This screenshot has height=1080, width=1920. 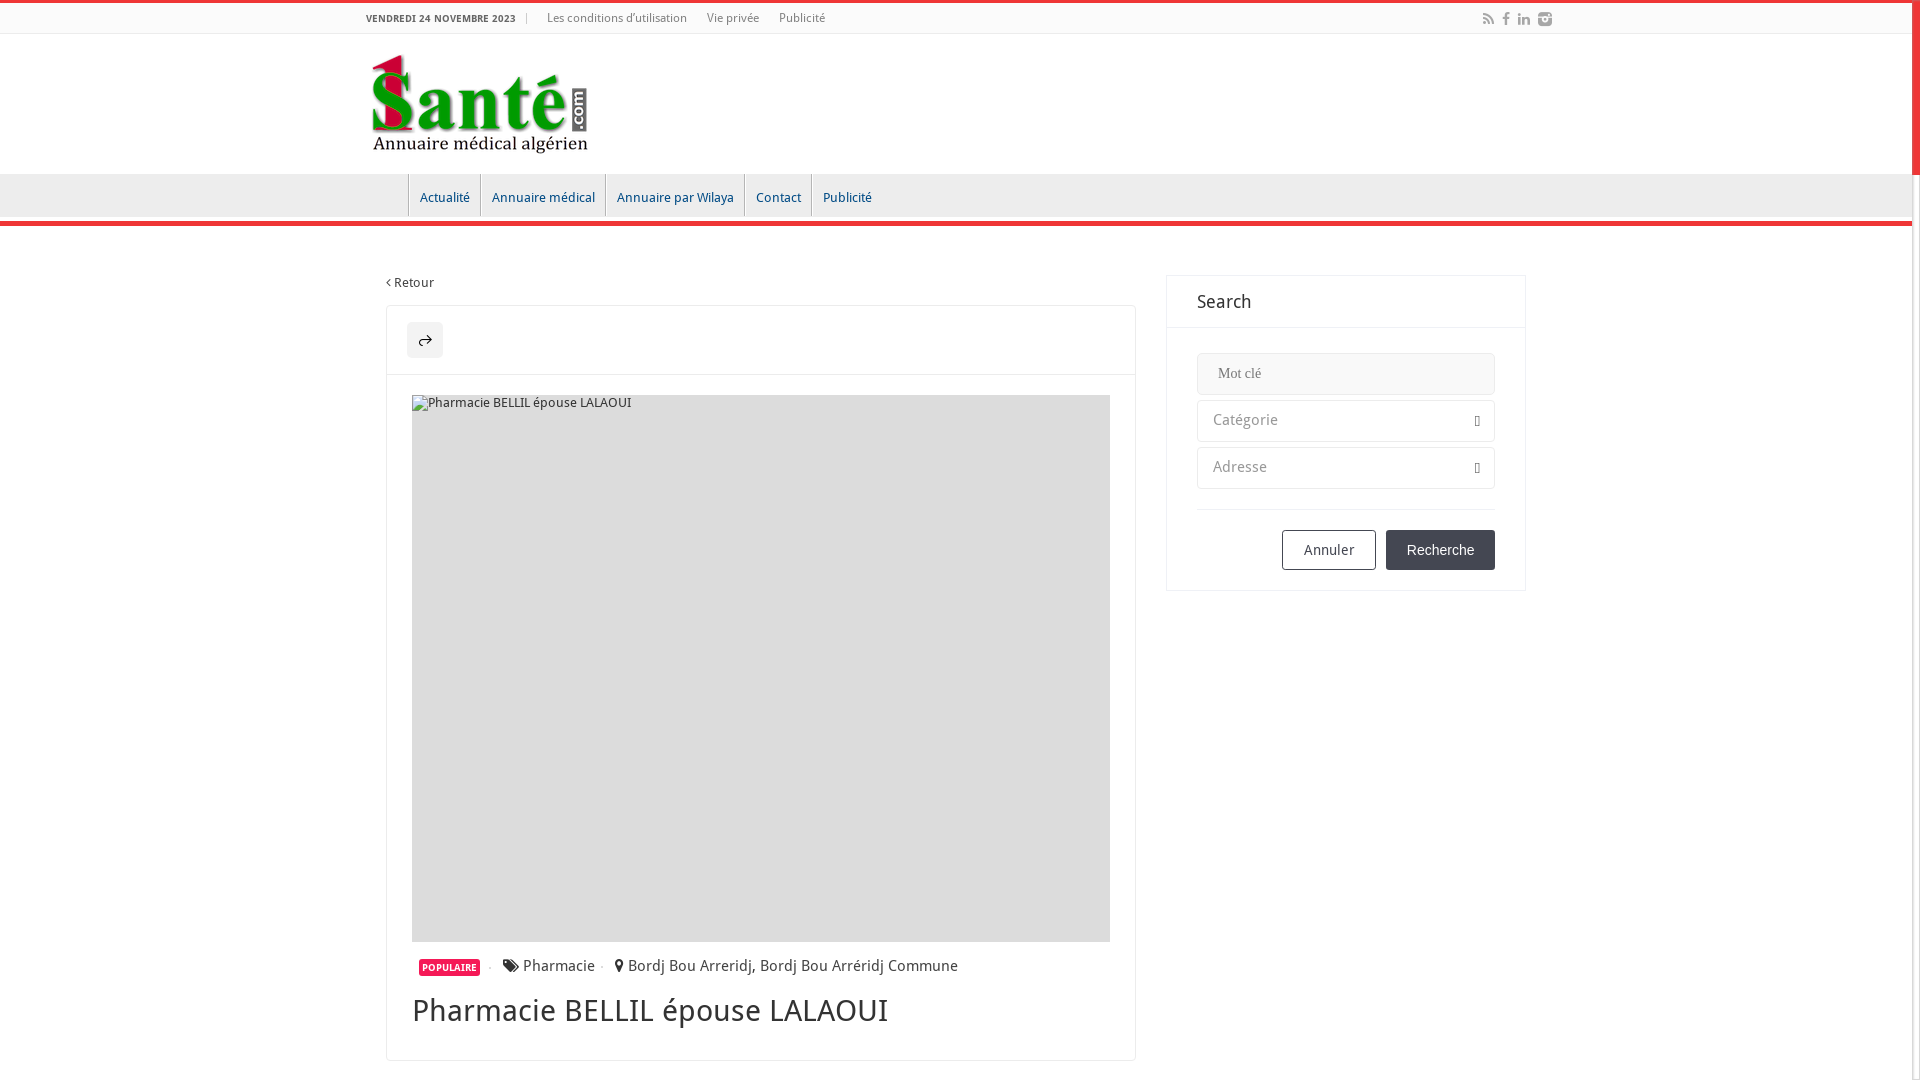 I want to click on 'Recherche', so click(x=1440, y=550).